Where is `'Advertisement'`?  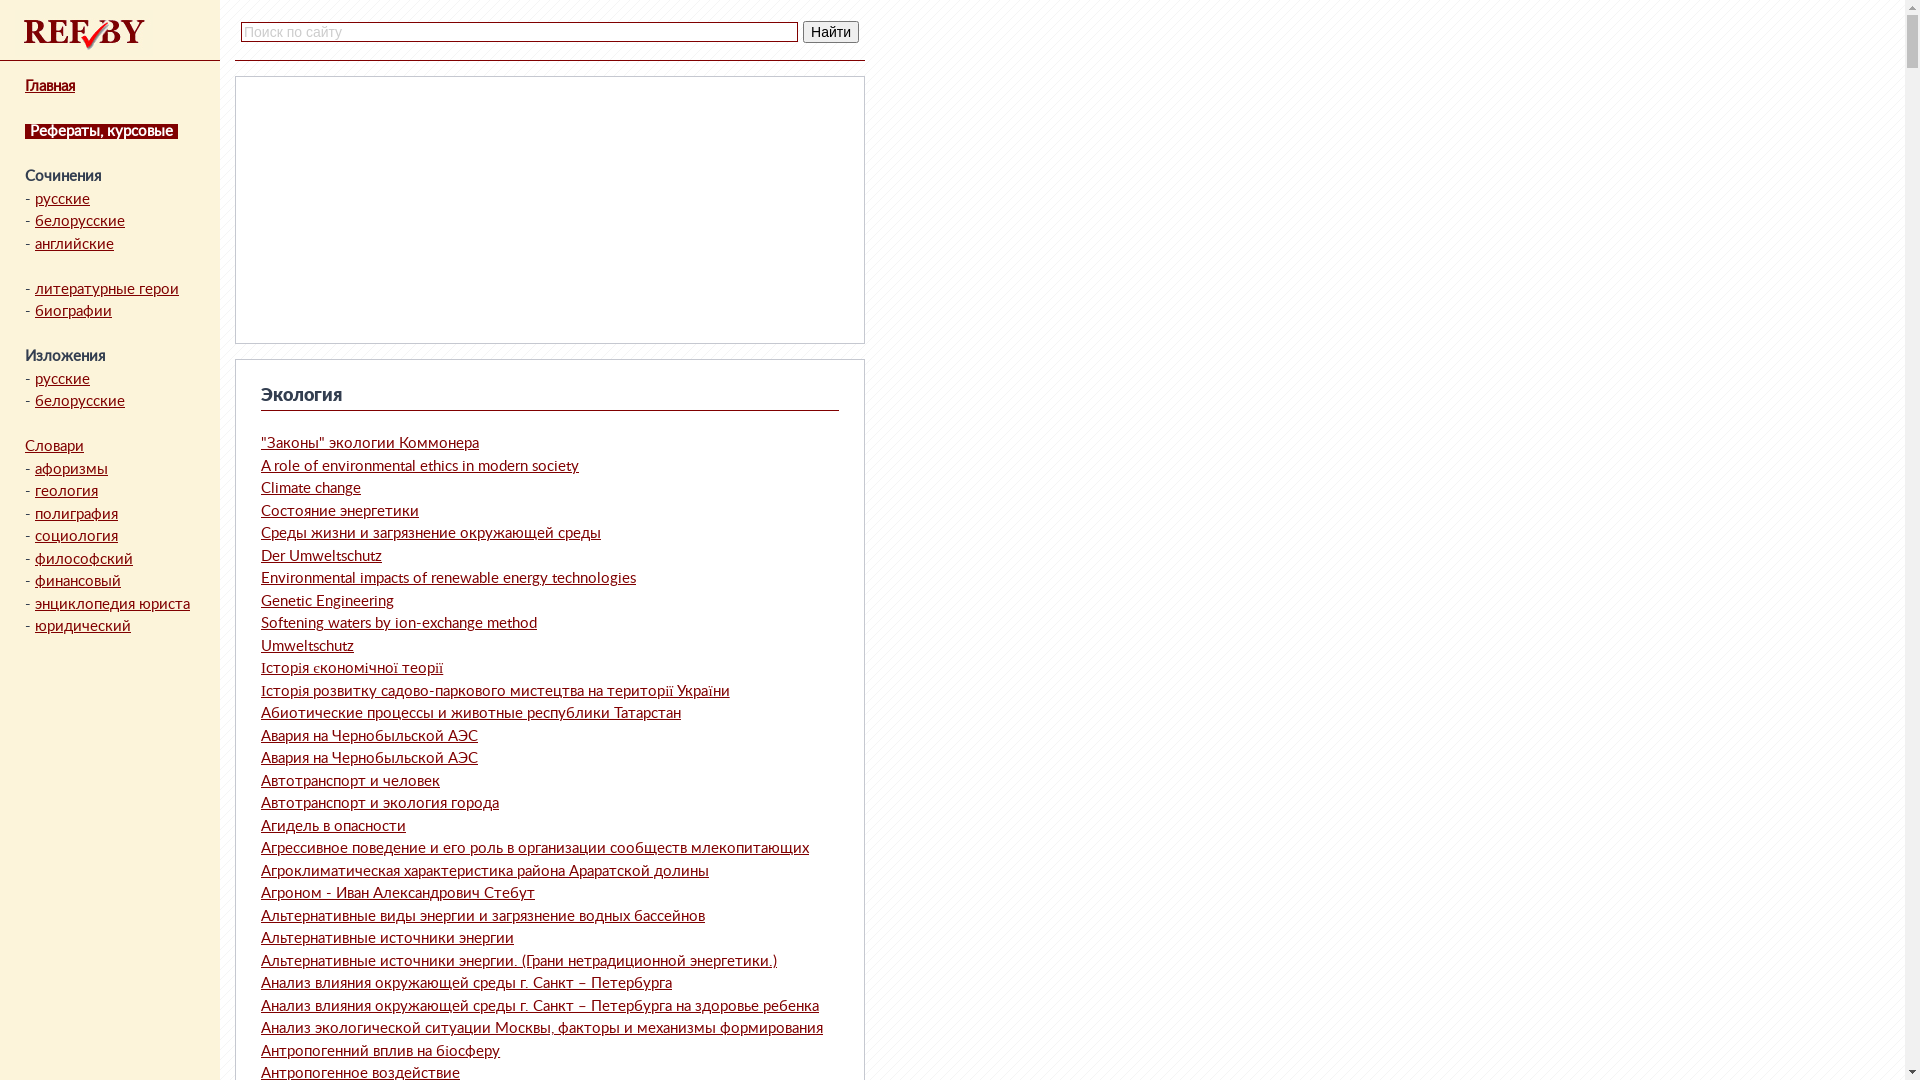
'Advertisement' is located at coordinates (705, 209).